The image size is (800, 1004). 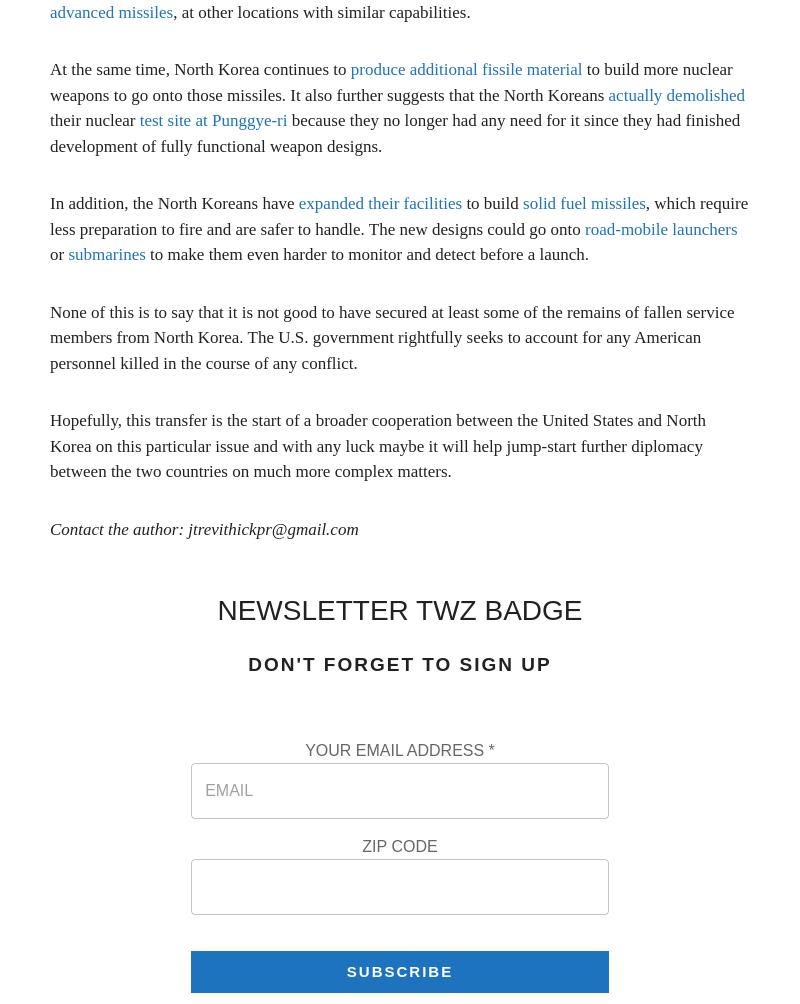 What do you see at coordinates (583, 202) in the screenshot?
I see `'solid fuel missiles'` at bounding box center [583, 202].